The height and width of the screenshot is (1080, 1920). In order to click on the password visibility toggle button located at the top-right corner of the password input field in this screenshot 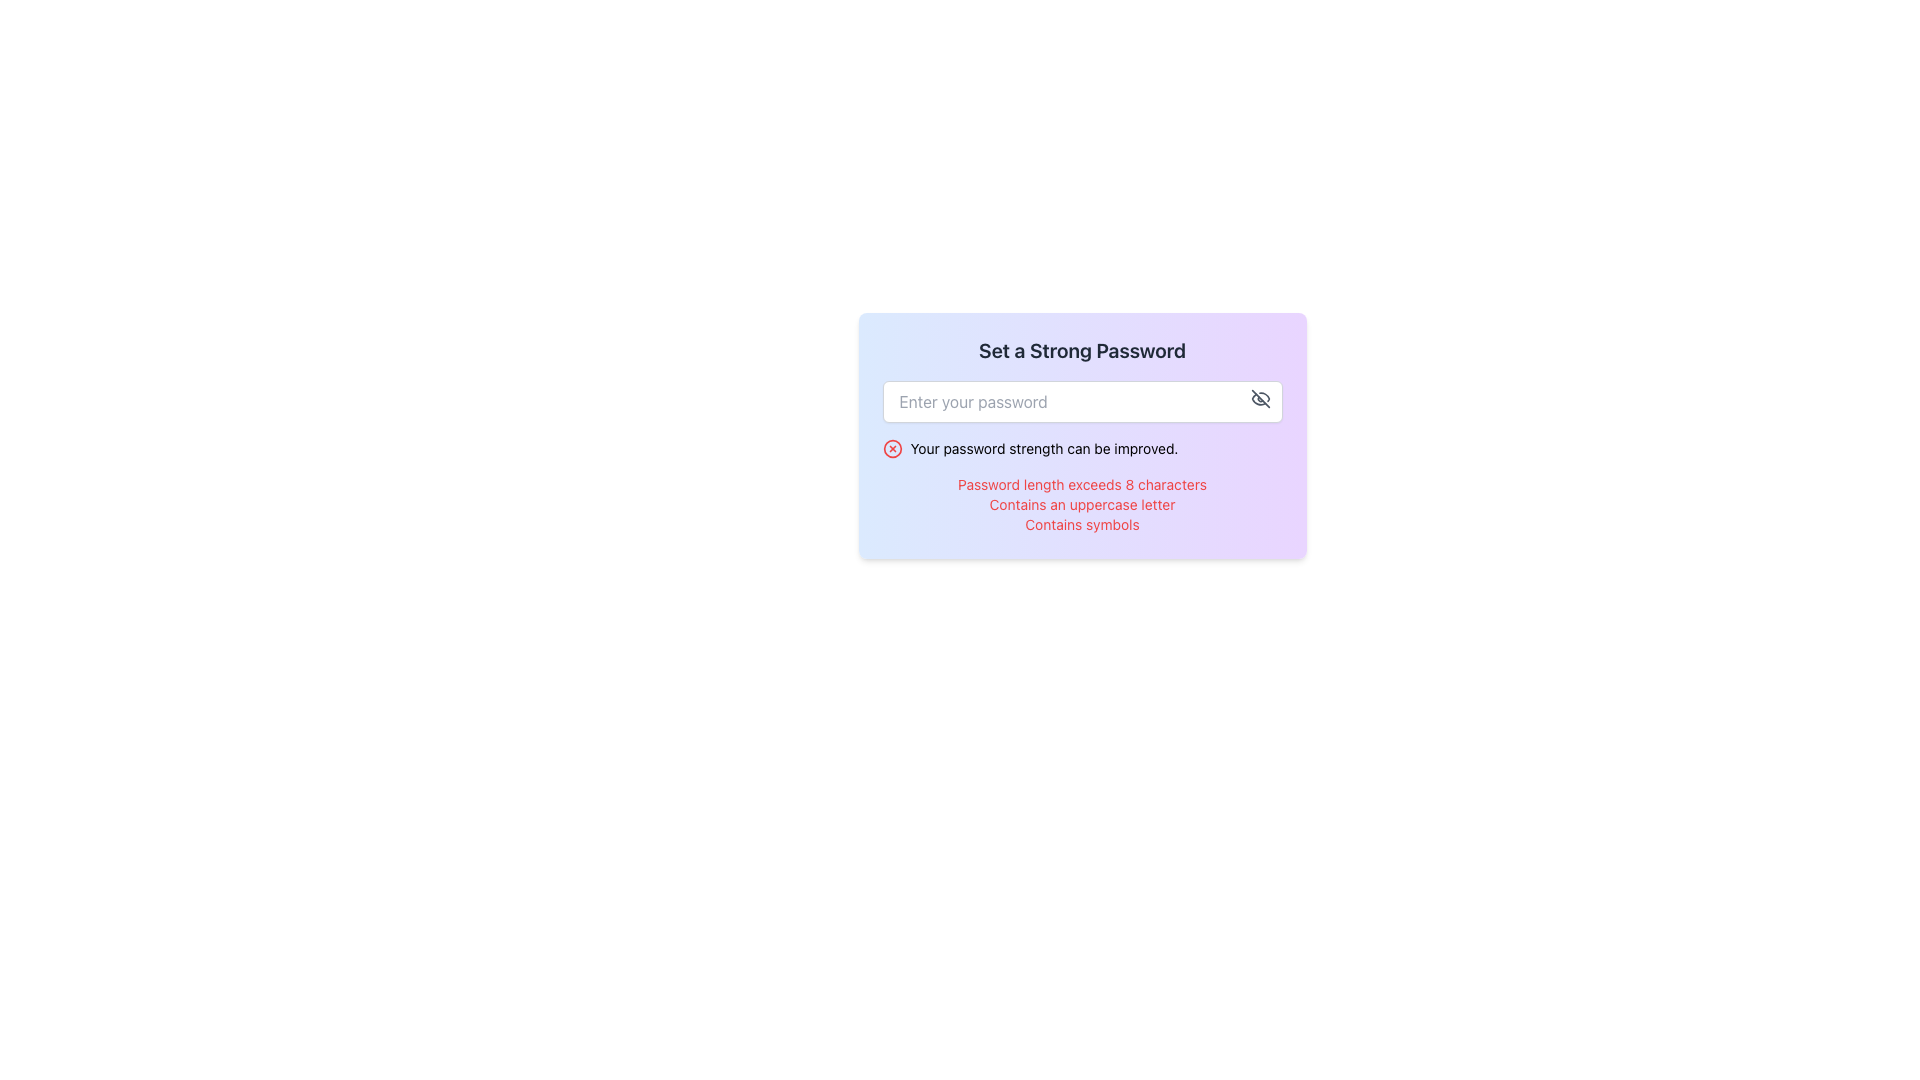, I will do `click(1259, 398)`.